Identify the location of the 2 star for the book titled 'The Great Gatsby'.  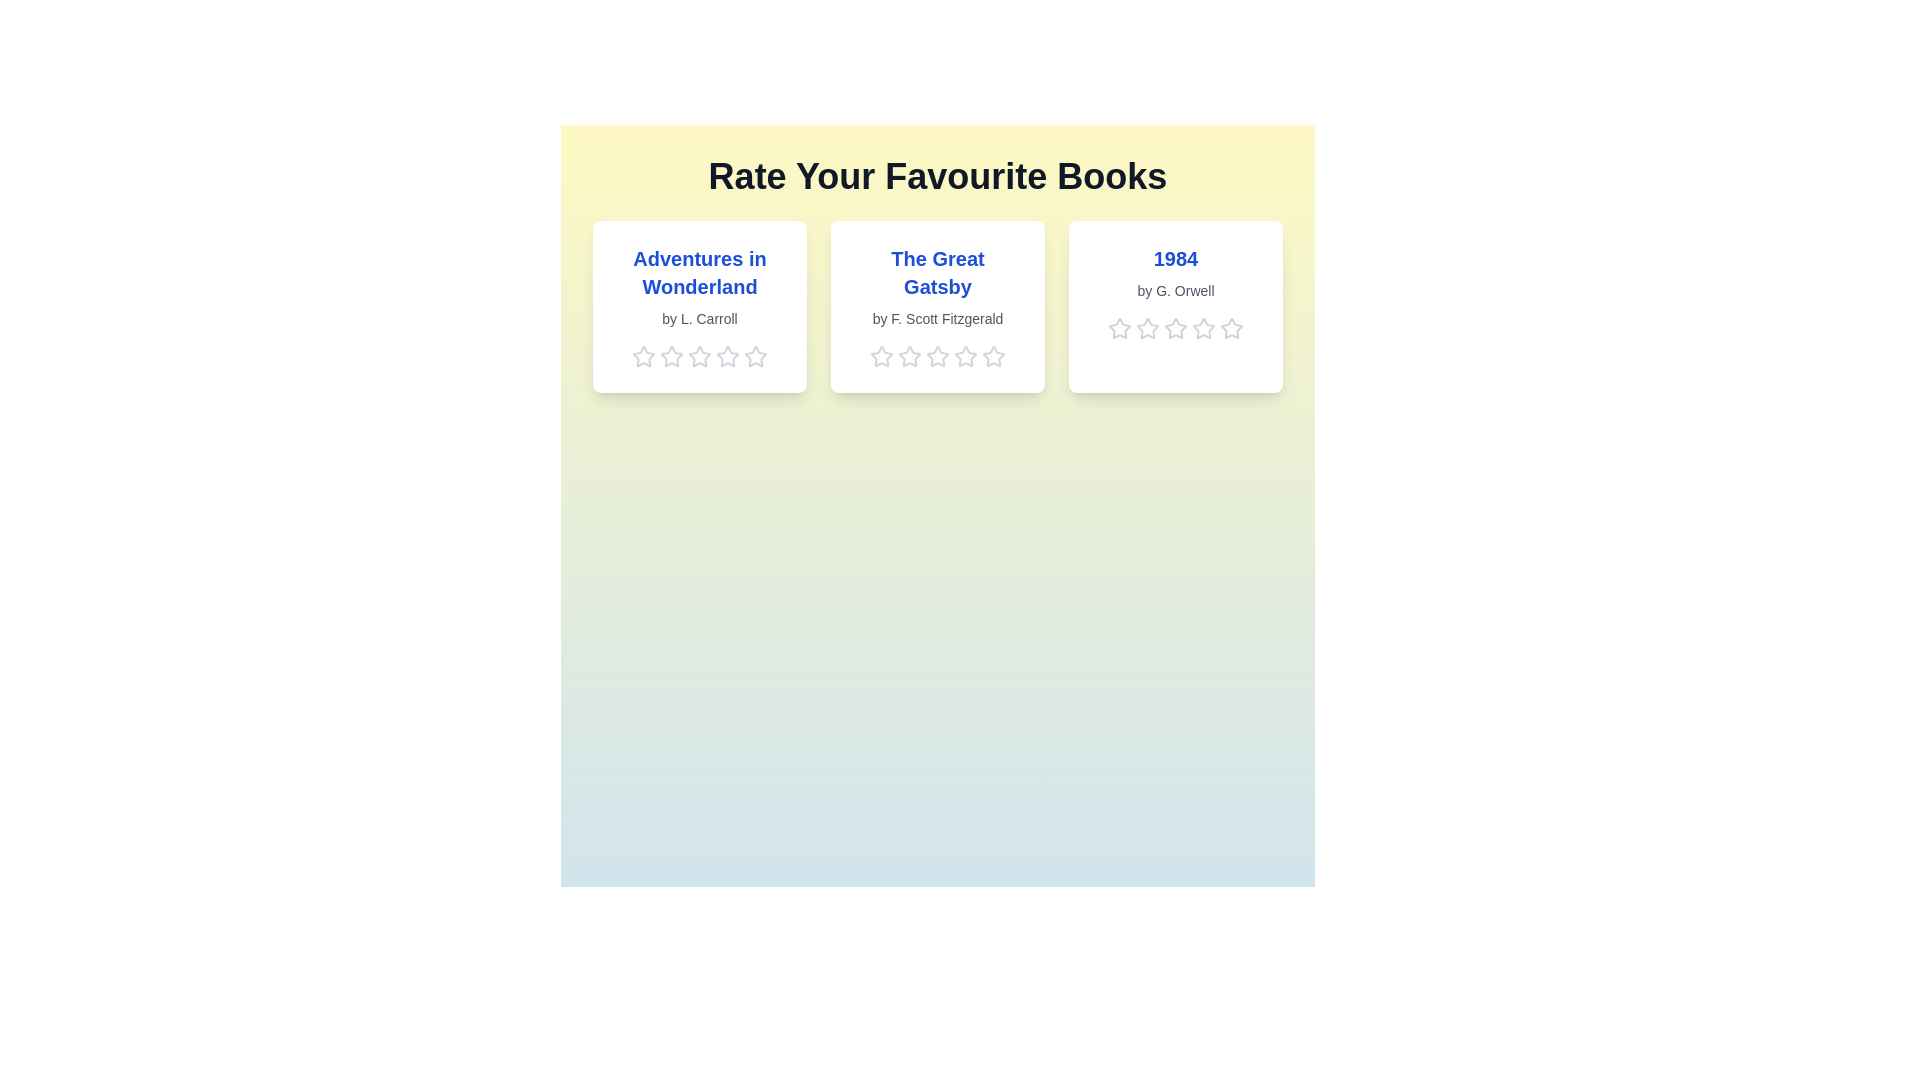
(909, 356).